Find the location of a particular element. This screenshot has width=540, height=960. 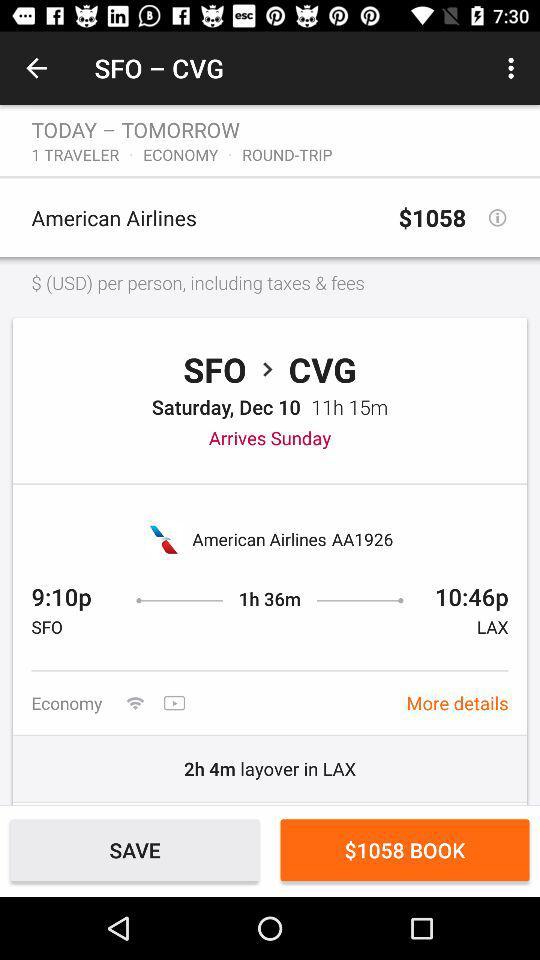

save in the bottom is located at coordinates (135, 848).